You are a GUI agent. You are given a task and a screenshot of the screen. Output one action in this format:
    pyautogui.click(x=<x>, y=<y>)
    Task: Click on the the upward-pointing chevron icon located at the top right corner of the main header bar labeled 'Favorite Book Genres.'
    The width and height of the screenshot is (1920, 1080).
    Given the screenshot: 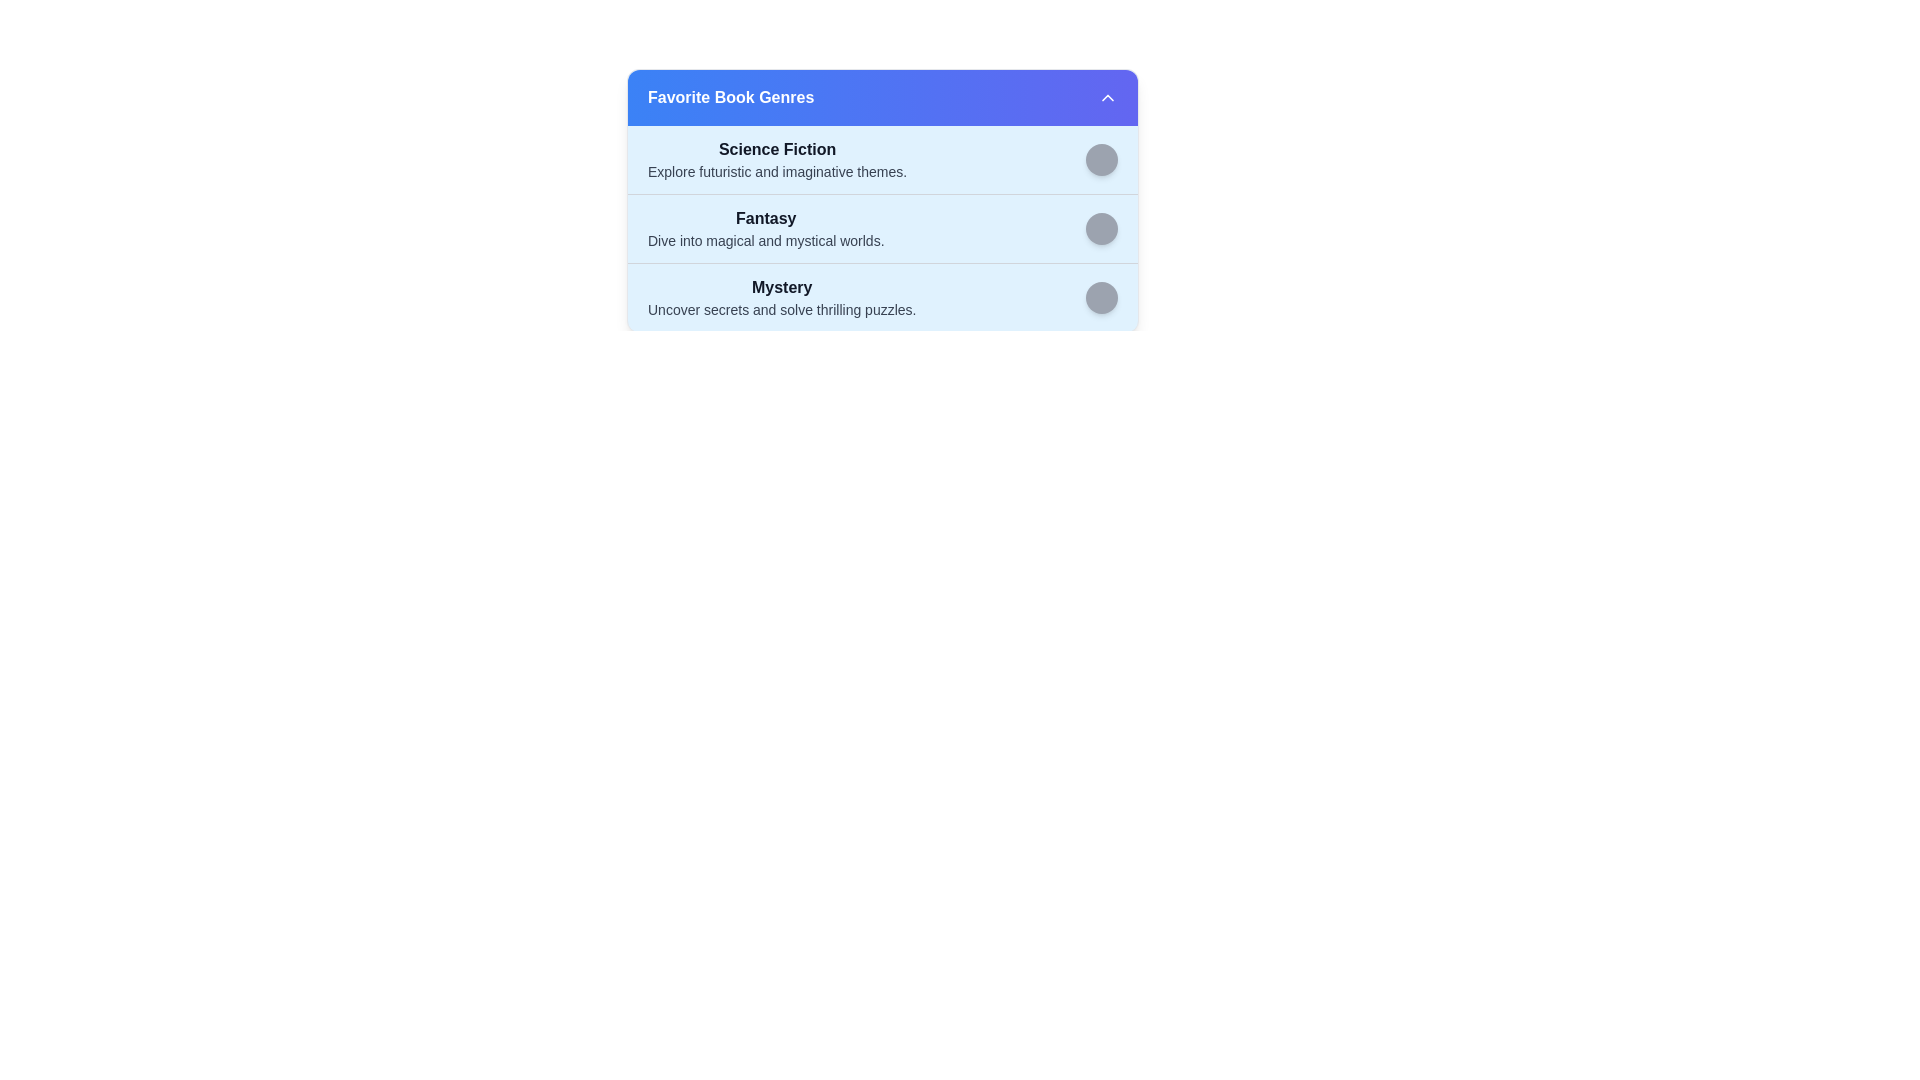 What is the action you would take?
    pyautogui.click(x=1107, y=97)
    